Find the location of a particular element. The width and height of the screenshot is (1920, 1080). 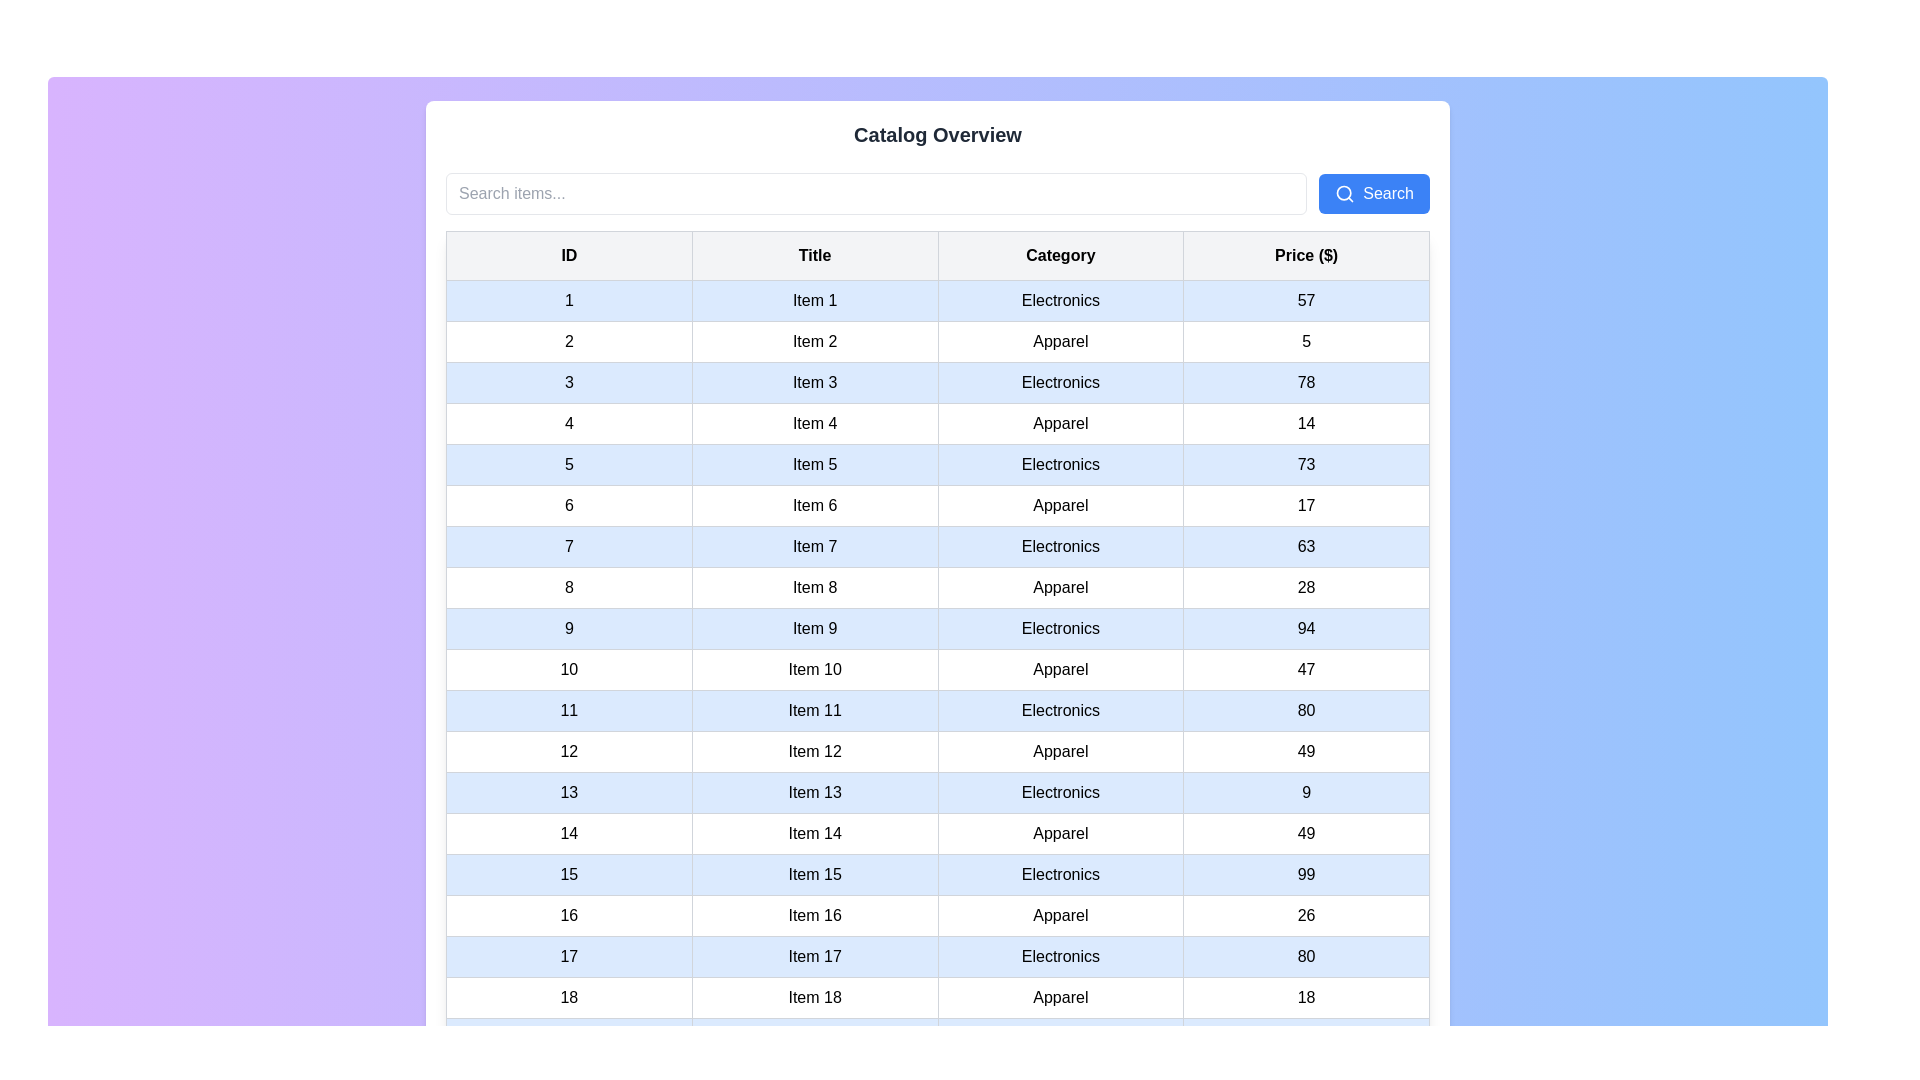

the first cell of the table row that identifies the ID of the listed item, which is located centrally in the layout is located at coordinates (568, 1037).